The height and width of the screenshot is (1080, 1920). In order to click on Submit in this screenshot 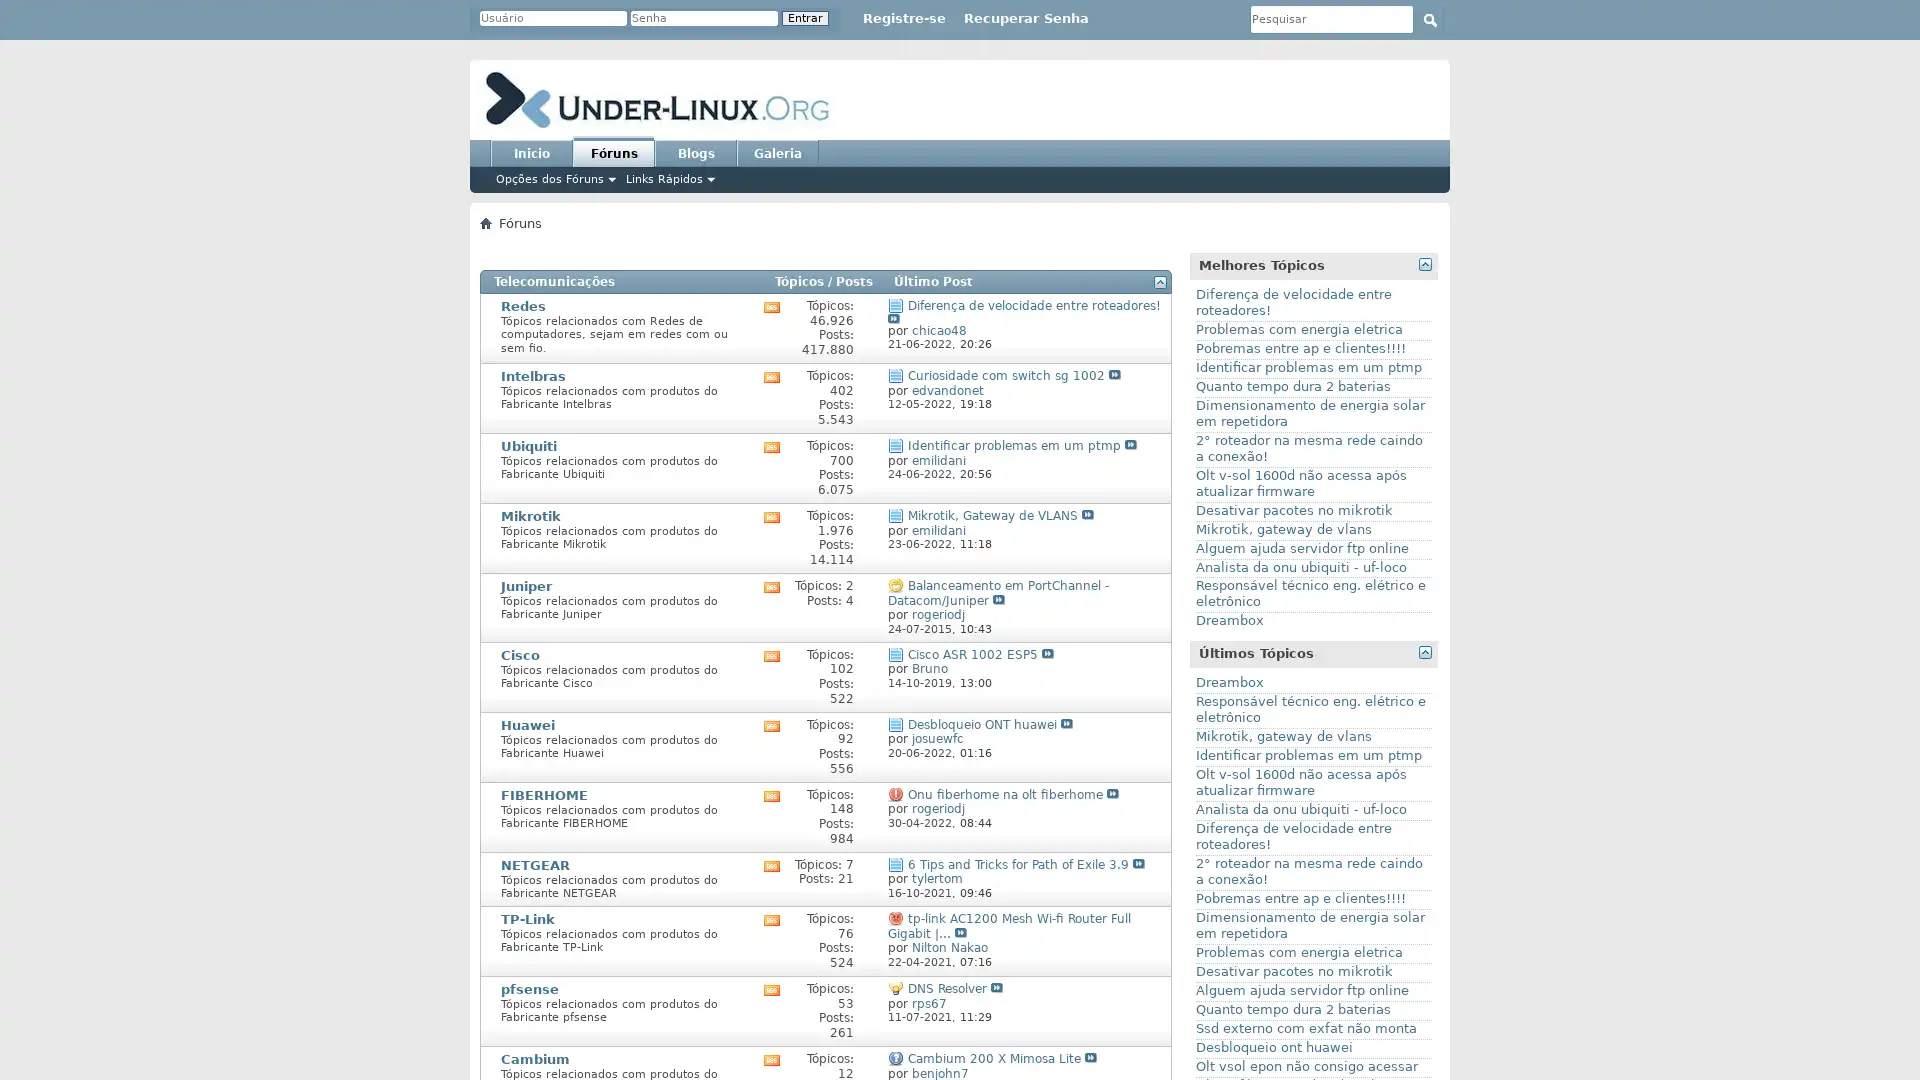, I will do `click(1429, 19)`.